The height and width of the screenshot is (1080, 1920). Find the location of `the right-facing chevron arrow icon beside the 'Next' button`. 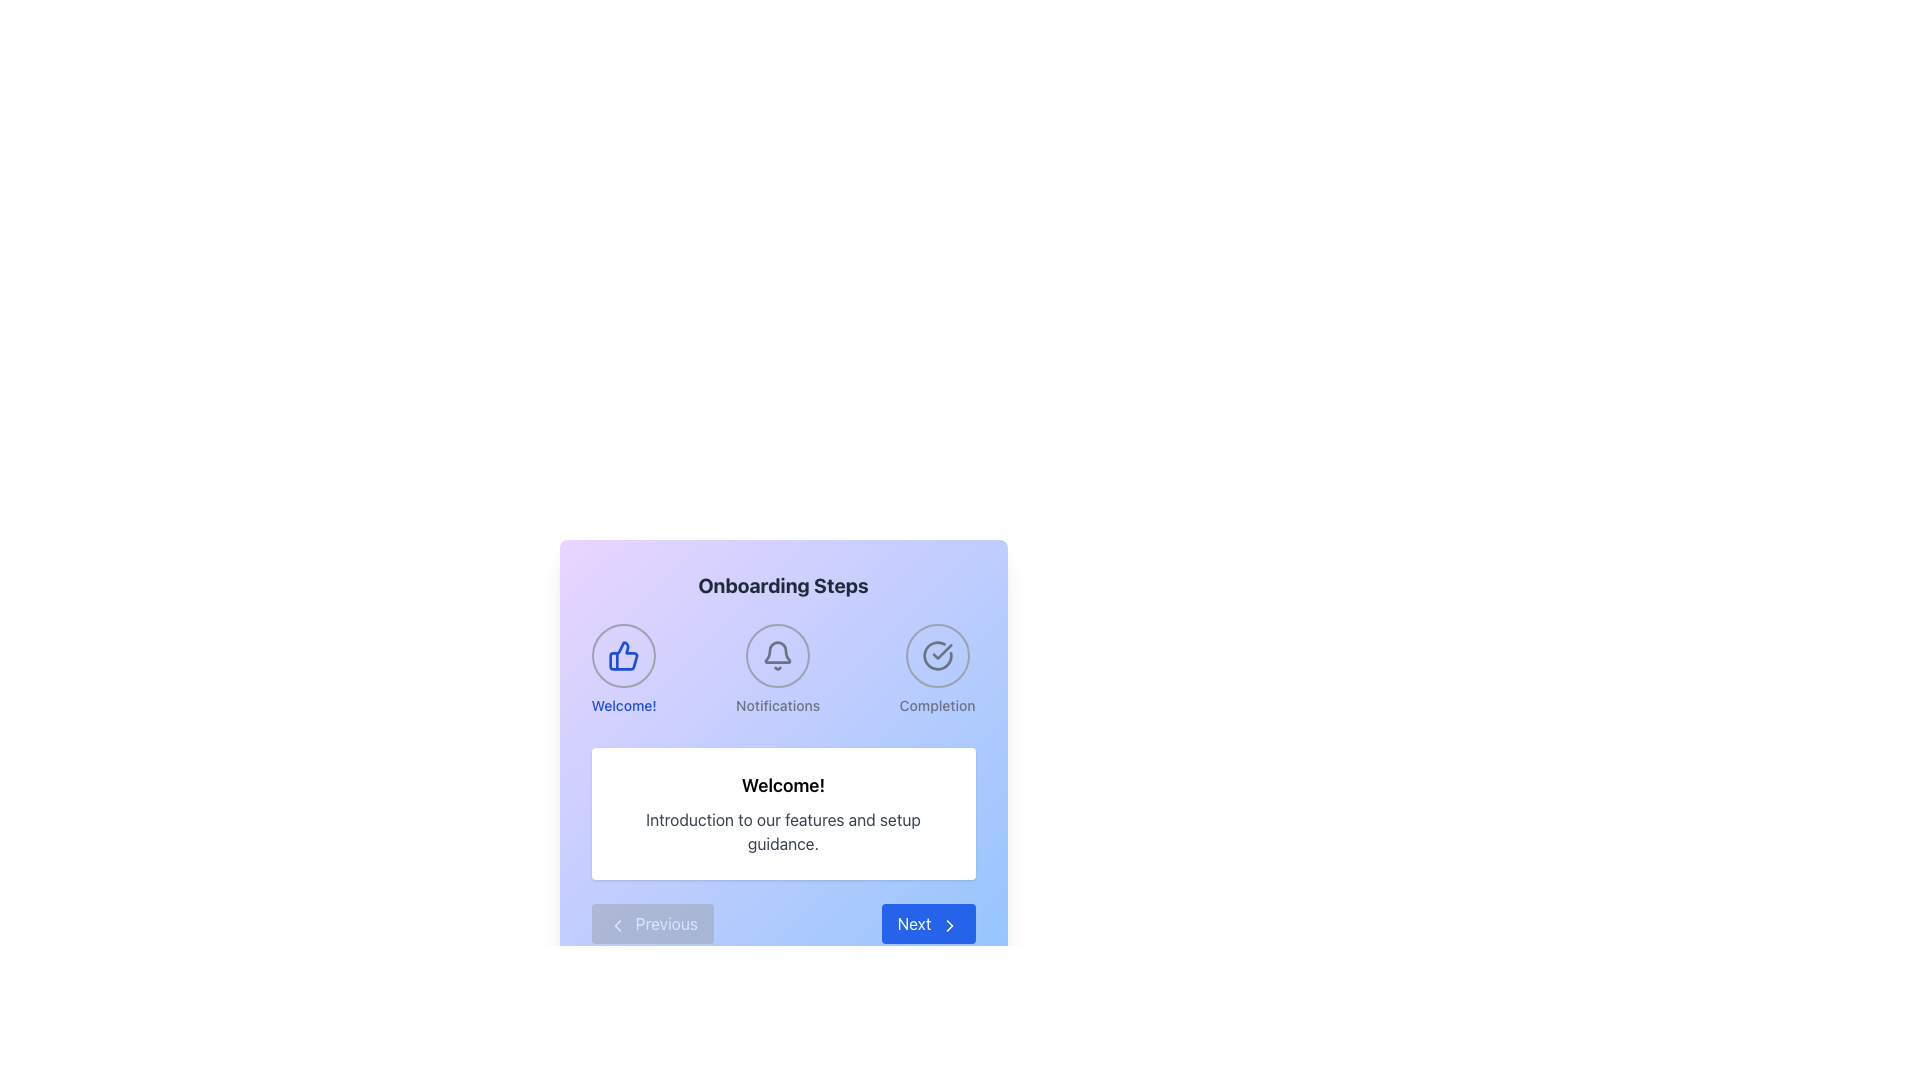

the right-facing chevron arrow icon beside the 'Next' button is located at coordinates (948, 925).